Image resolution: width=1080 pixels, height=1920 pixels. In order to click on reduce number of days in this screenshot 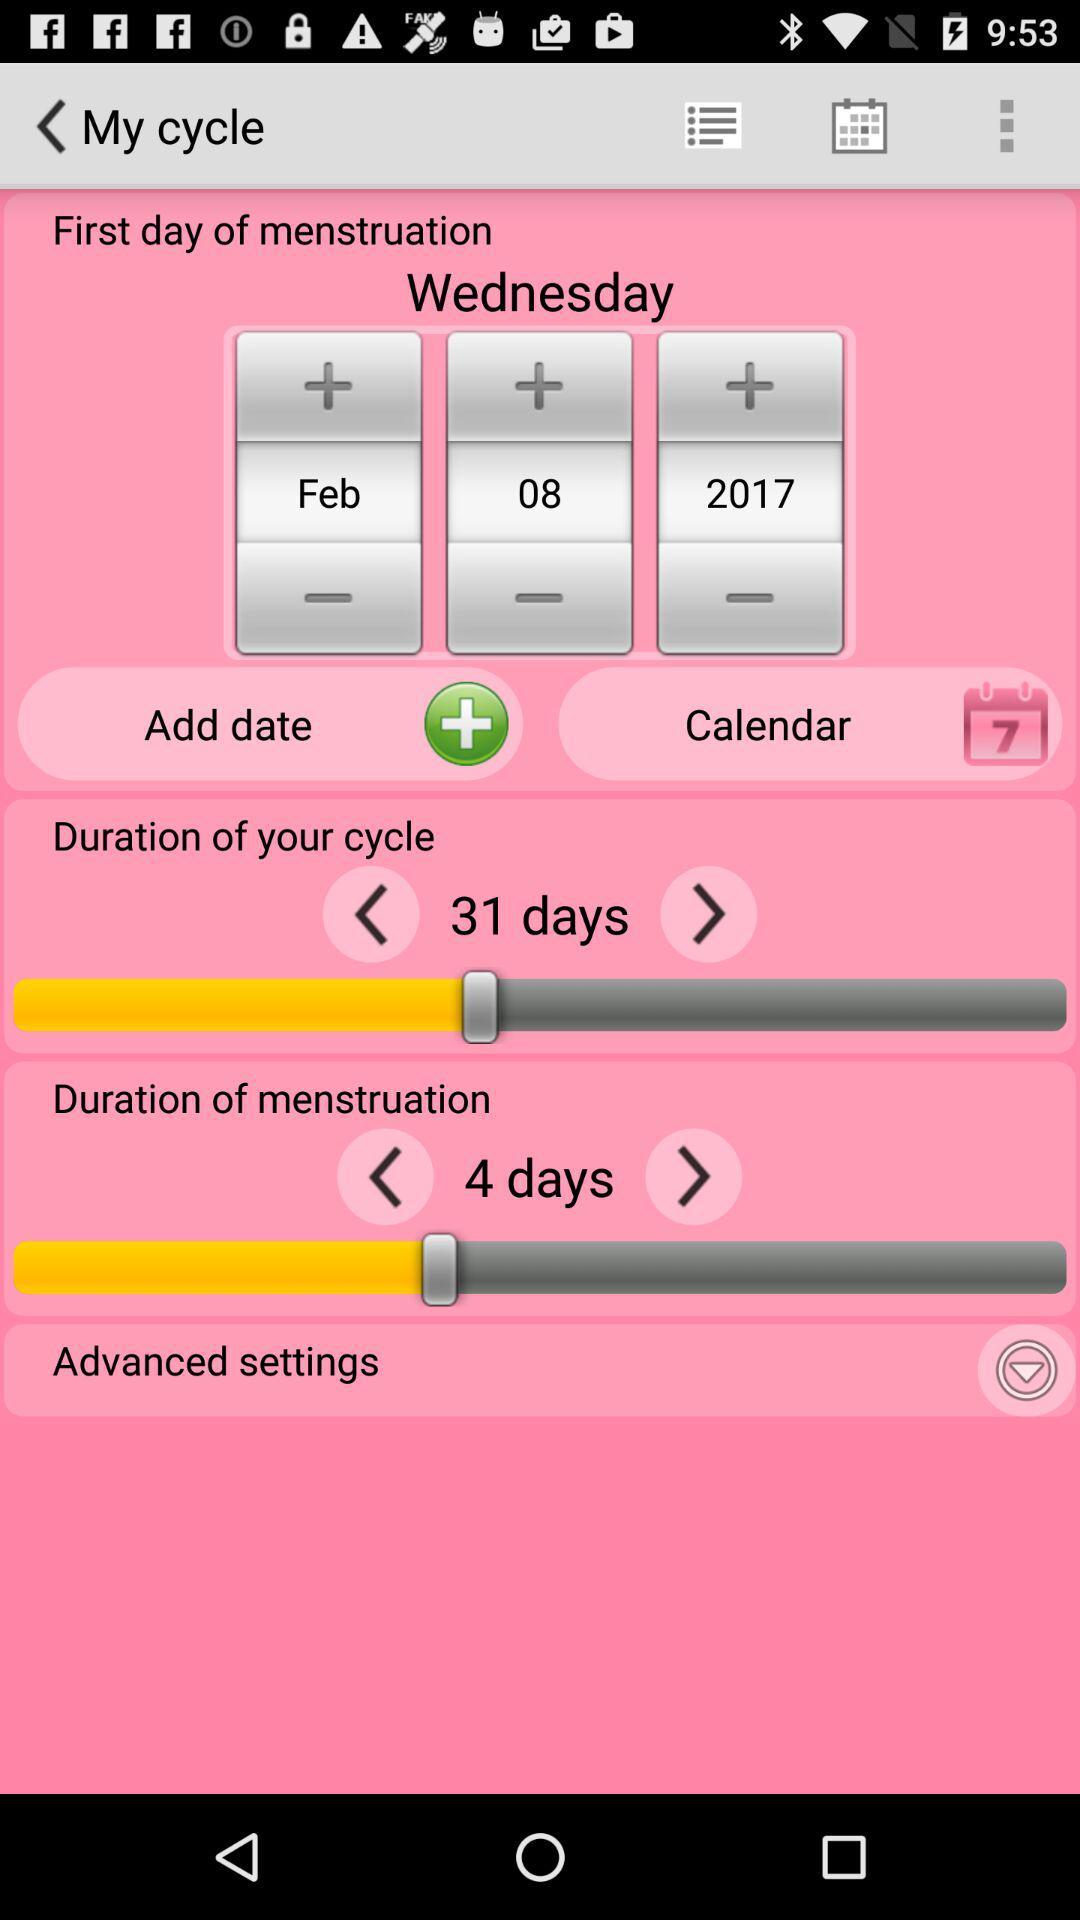, I will do `click(385, 1176)`.